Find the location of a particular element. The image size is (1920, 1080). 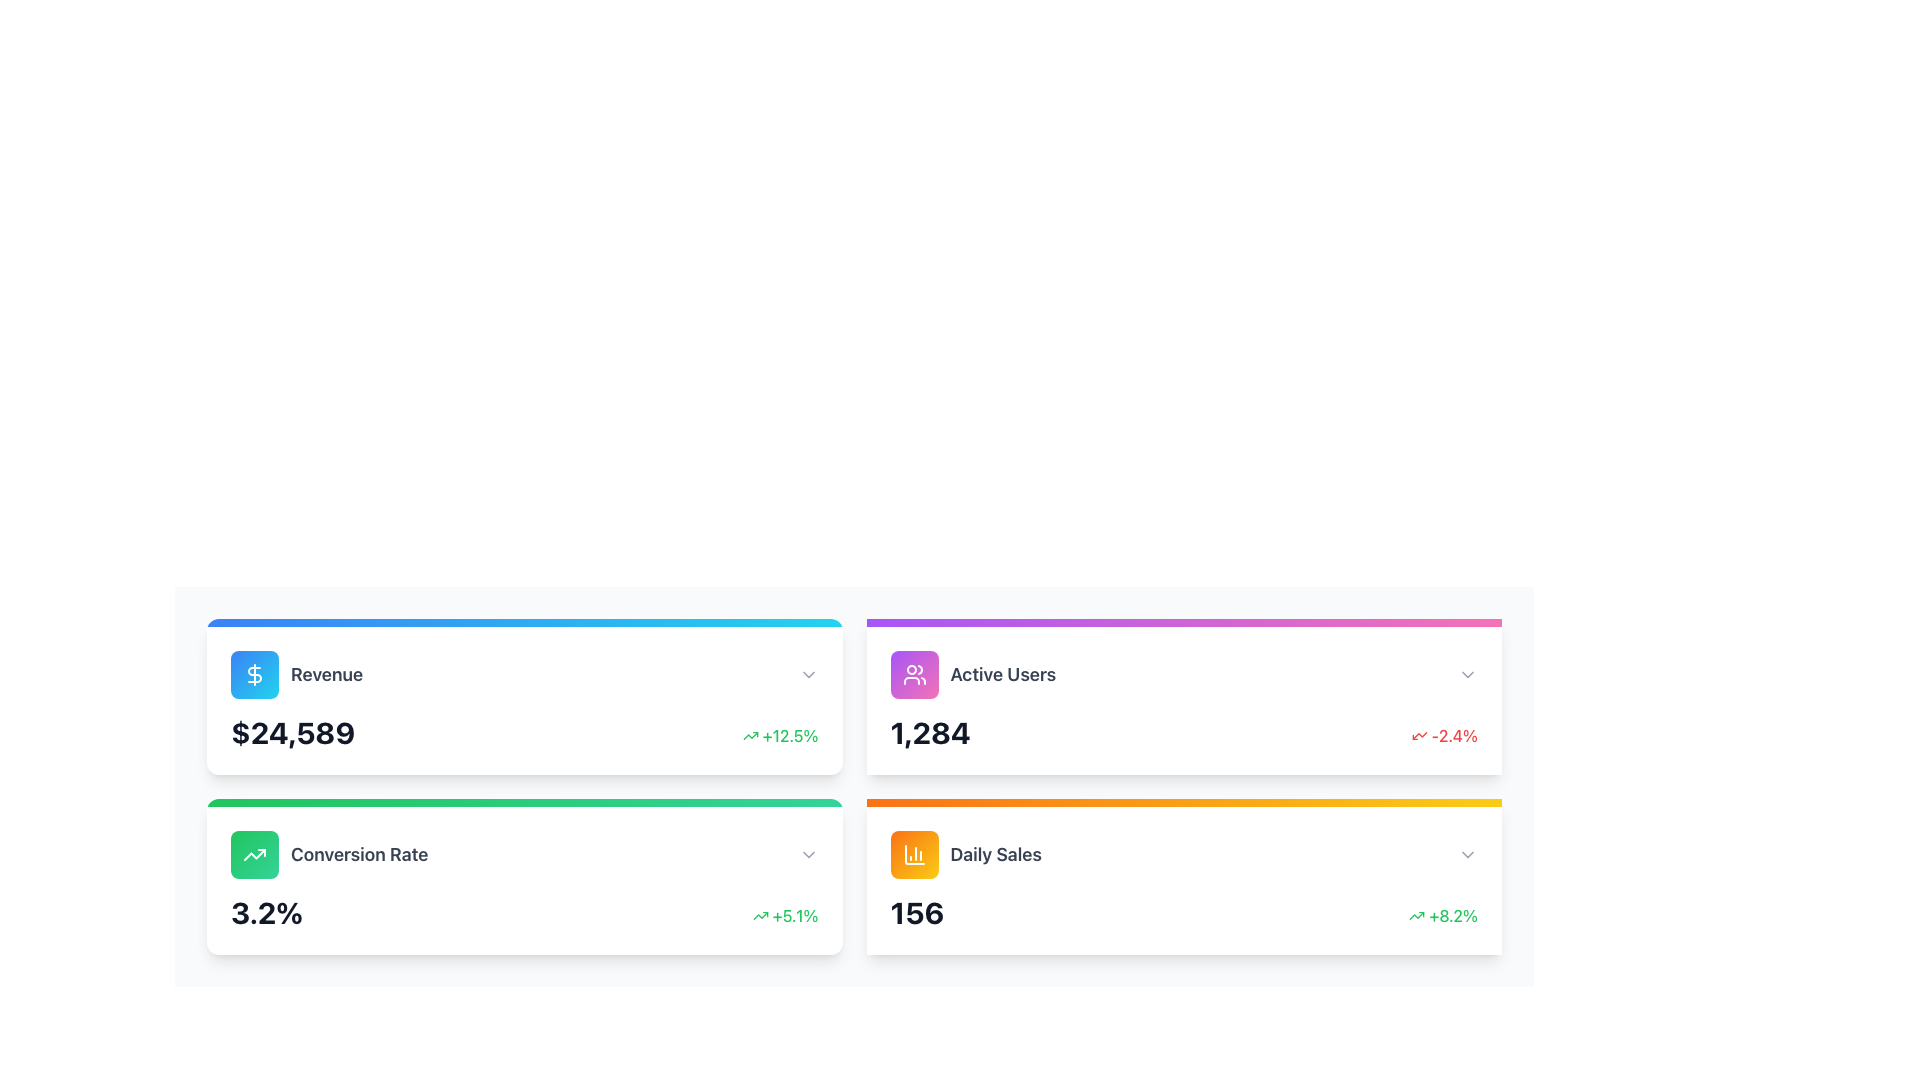

the Information card located at the bottom-left corner of the grid, which displays the conversion rate metric and its recent variation is located at coordinates (524, 879).